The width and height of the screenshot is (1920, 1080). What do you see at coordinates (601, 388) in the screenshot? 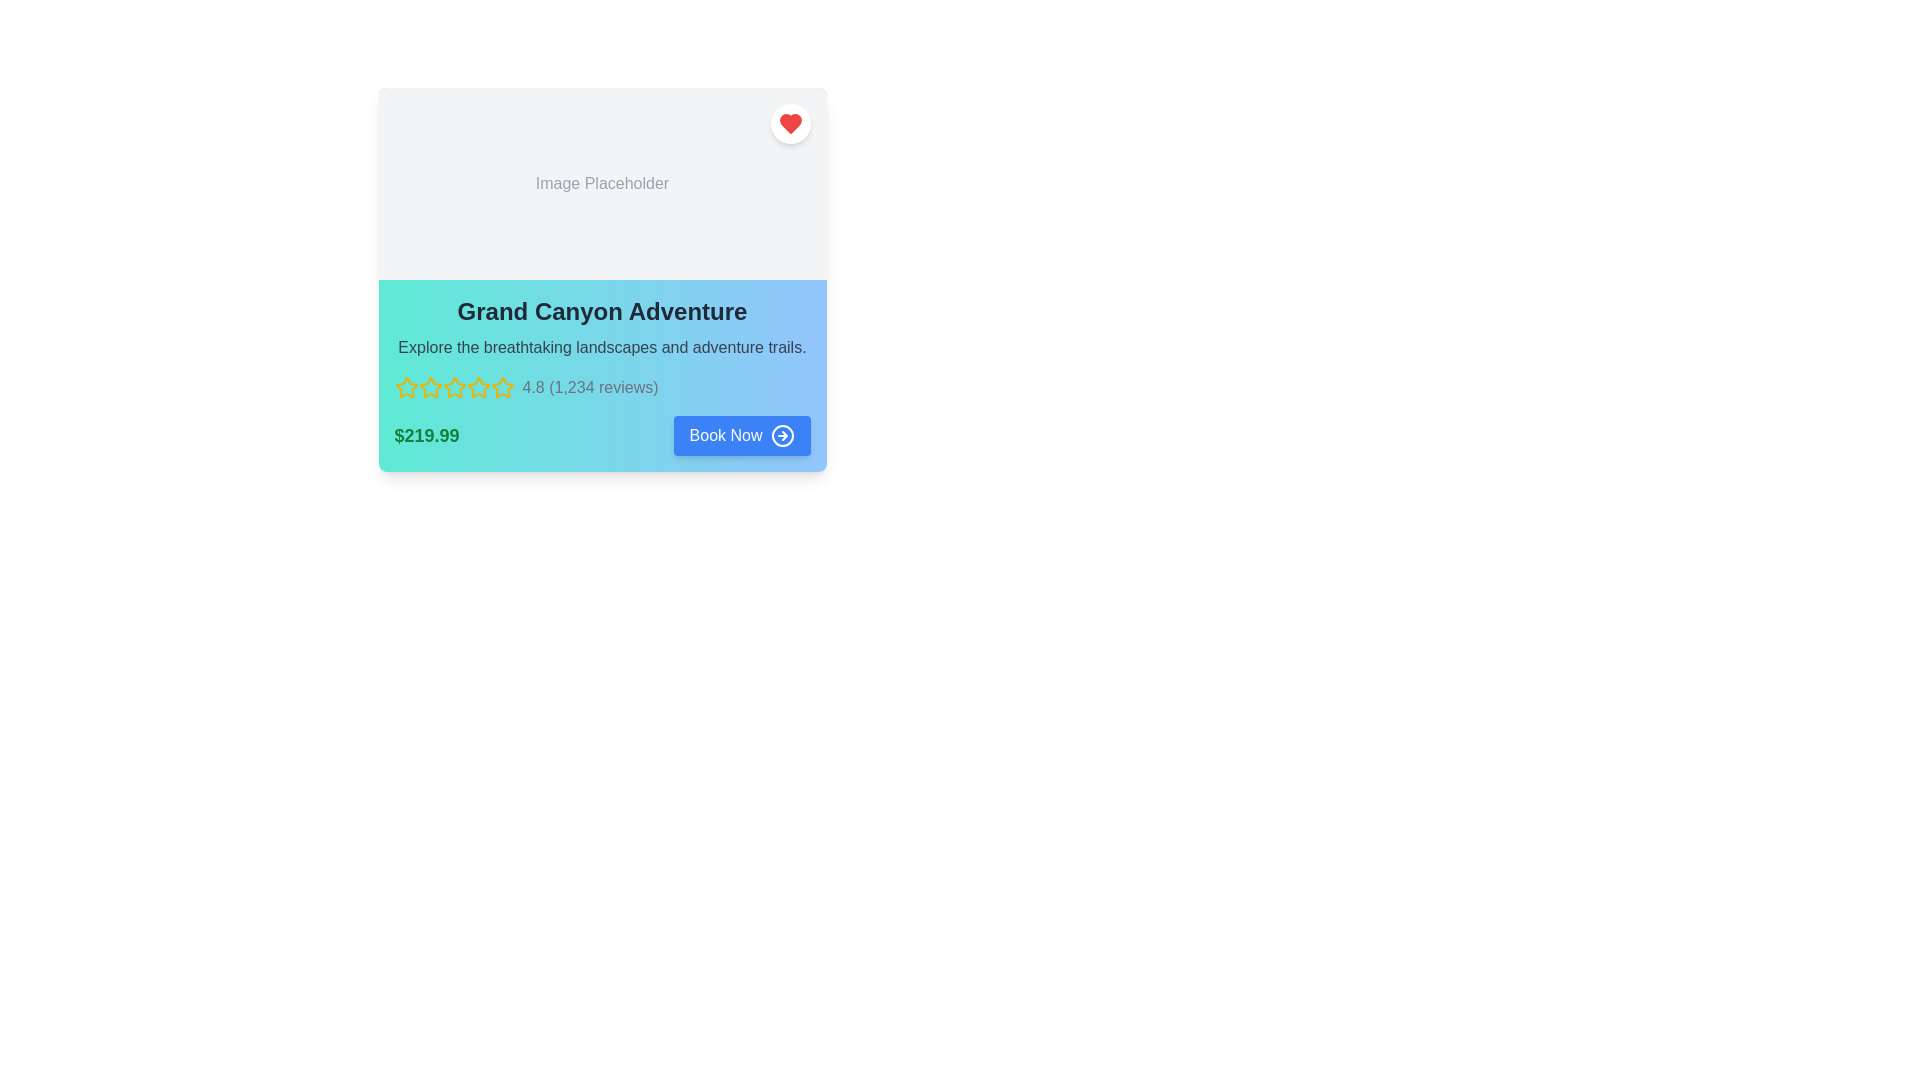
I see `rating and review data from the rating display with a 5-star system below the title 'Grand Canyon Adventure'` at bounding box center [601, 388].